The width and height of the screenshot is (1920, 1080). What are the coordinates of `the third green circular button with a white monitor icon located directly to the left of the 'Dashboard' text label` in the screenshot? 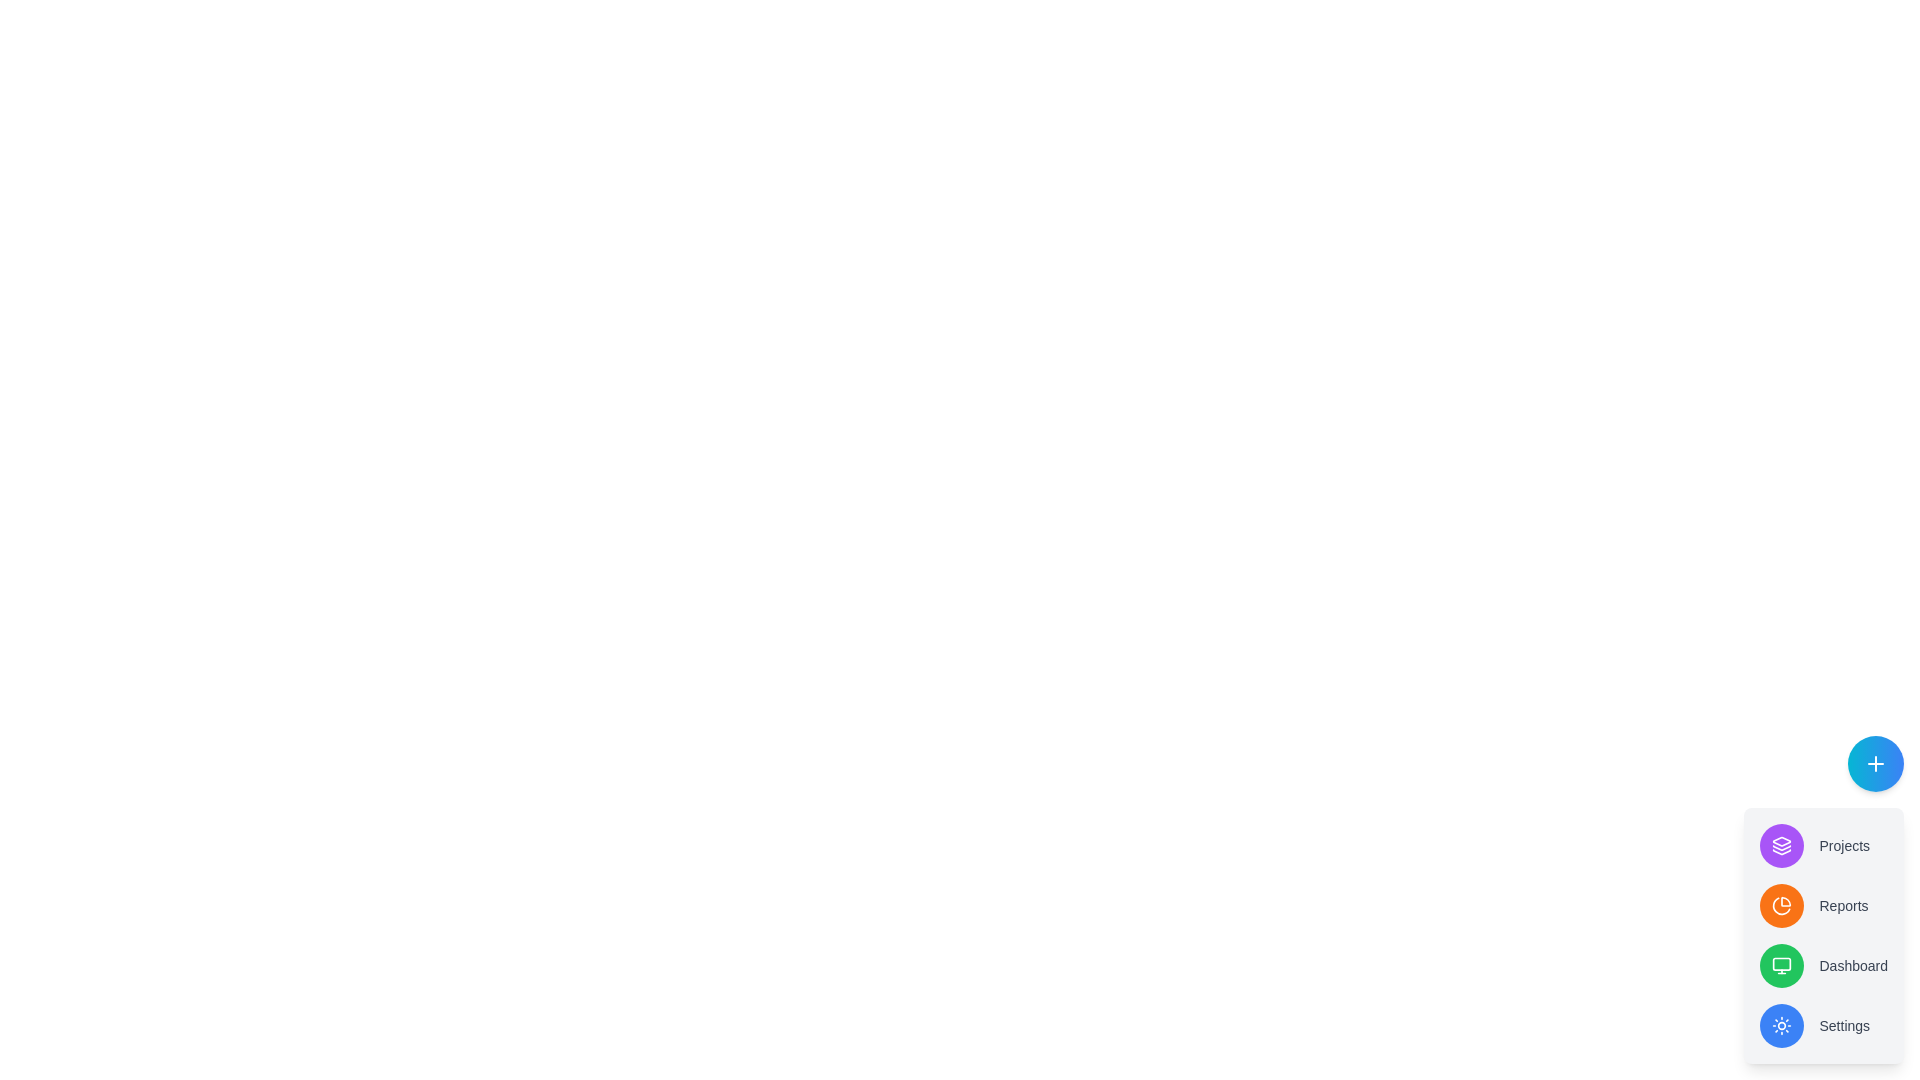 It's located at (1781, 964).